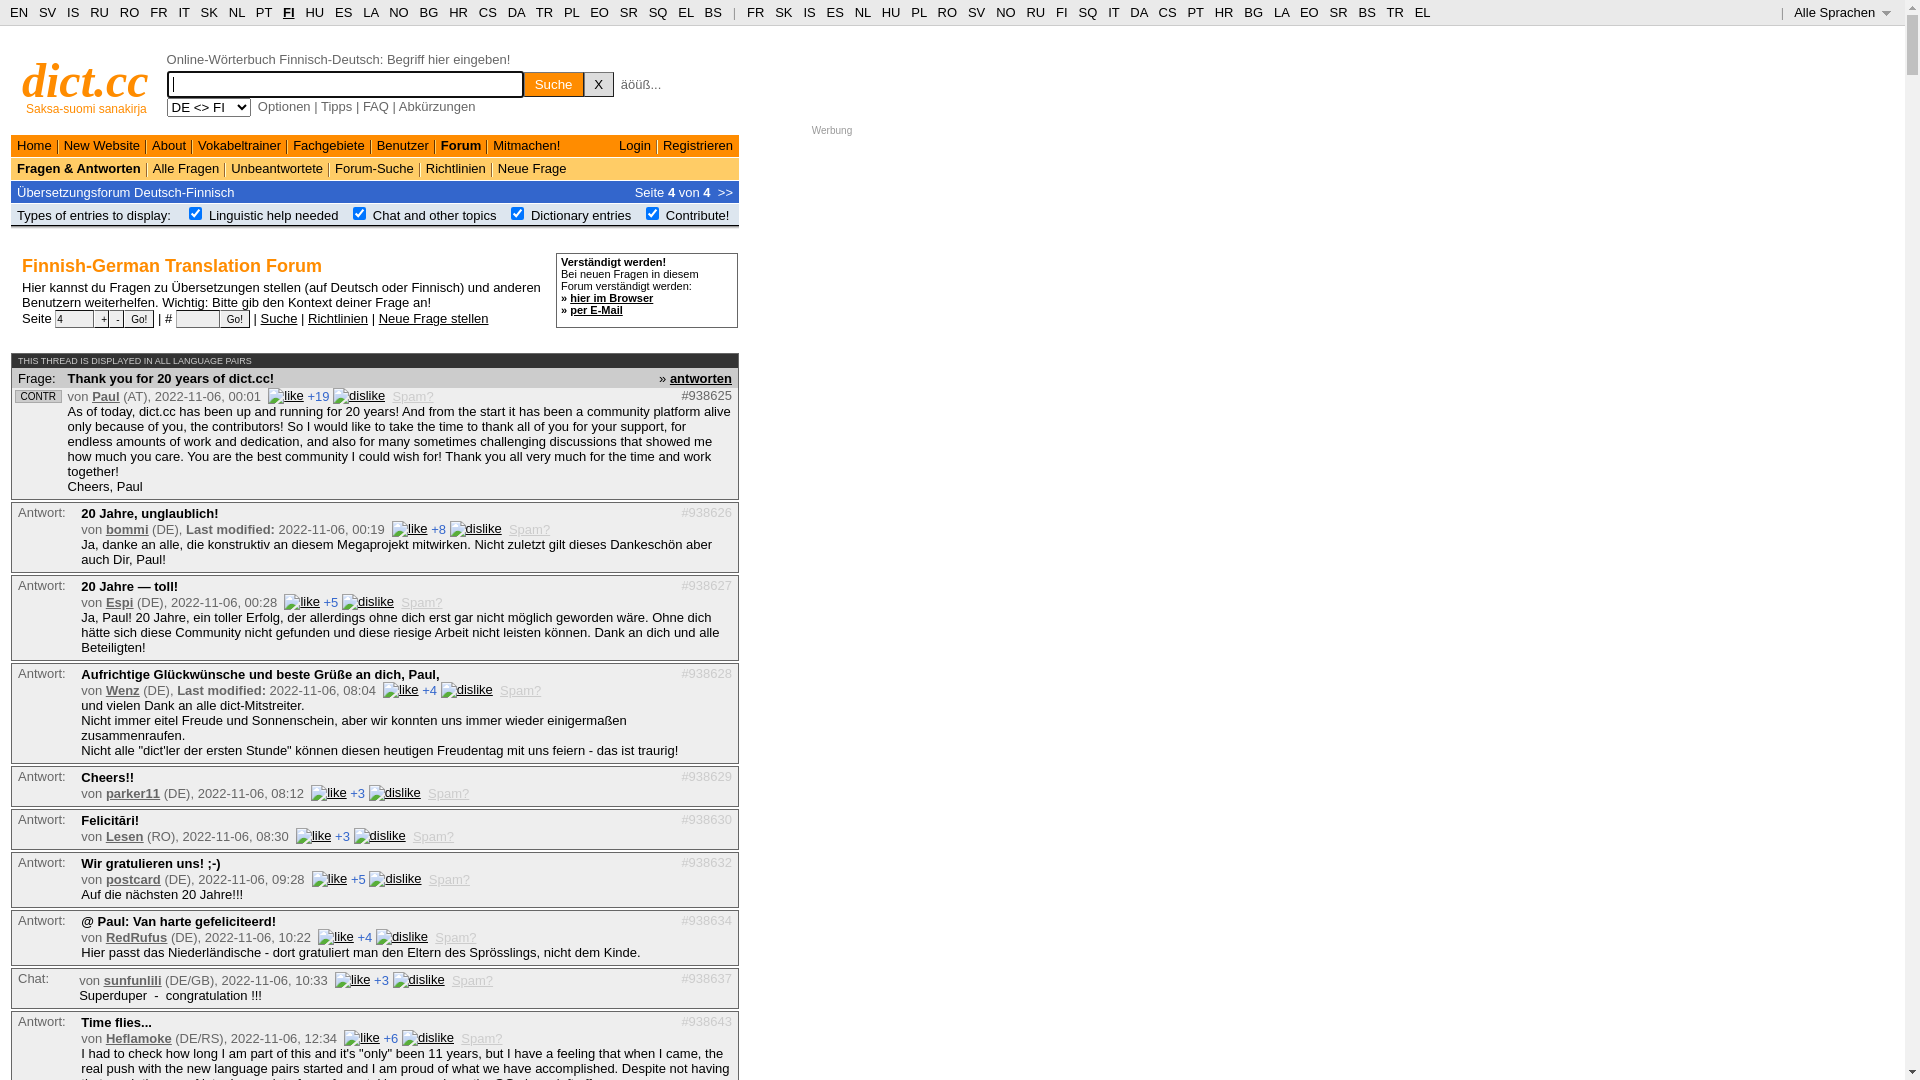 The image size is (1920, 1080). Describe the element at coordinates (138, 318) in the screenshot. I see `'Go!'` at that location.